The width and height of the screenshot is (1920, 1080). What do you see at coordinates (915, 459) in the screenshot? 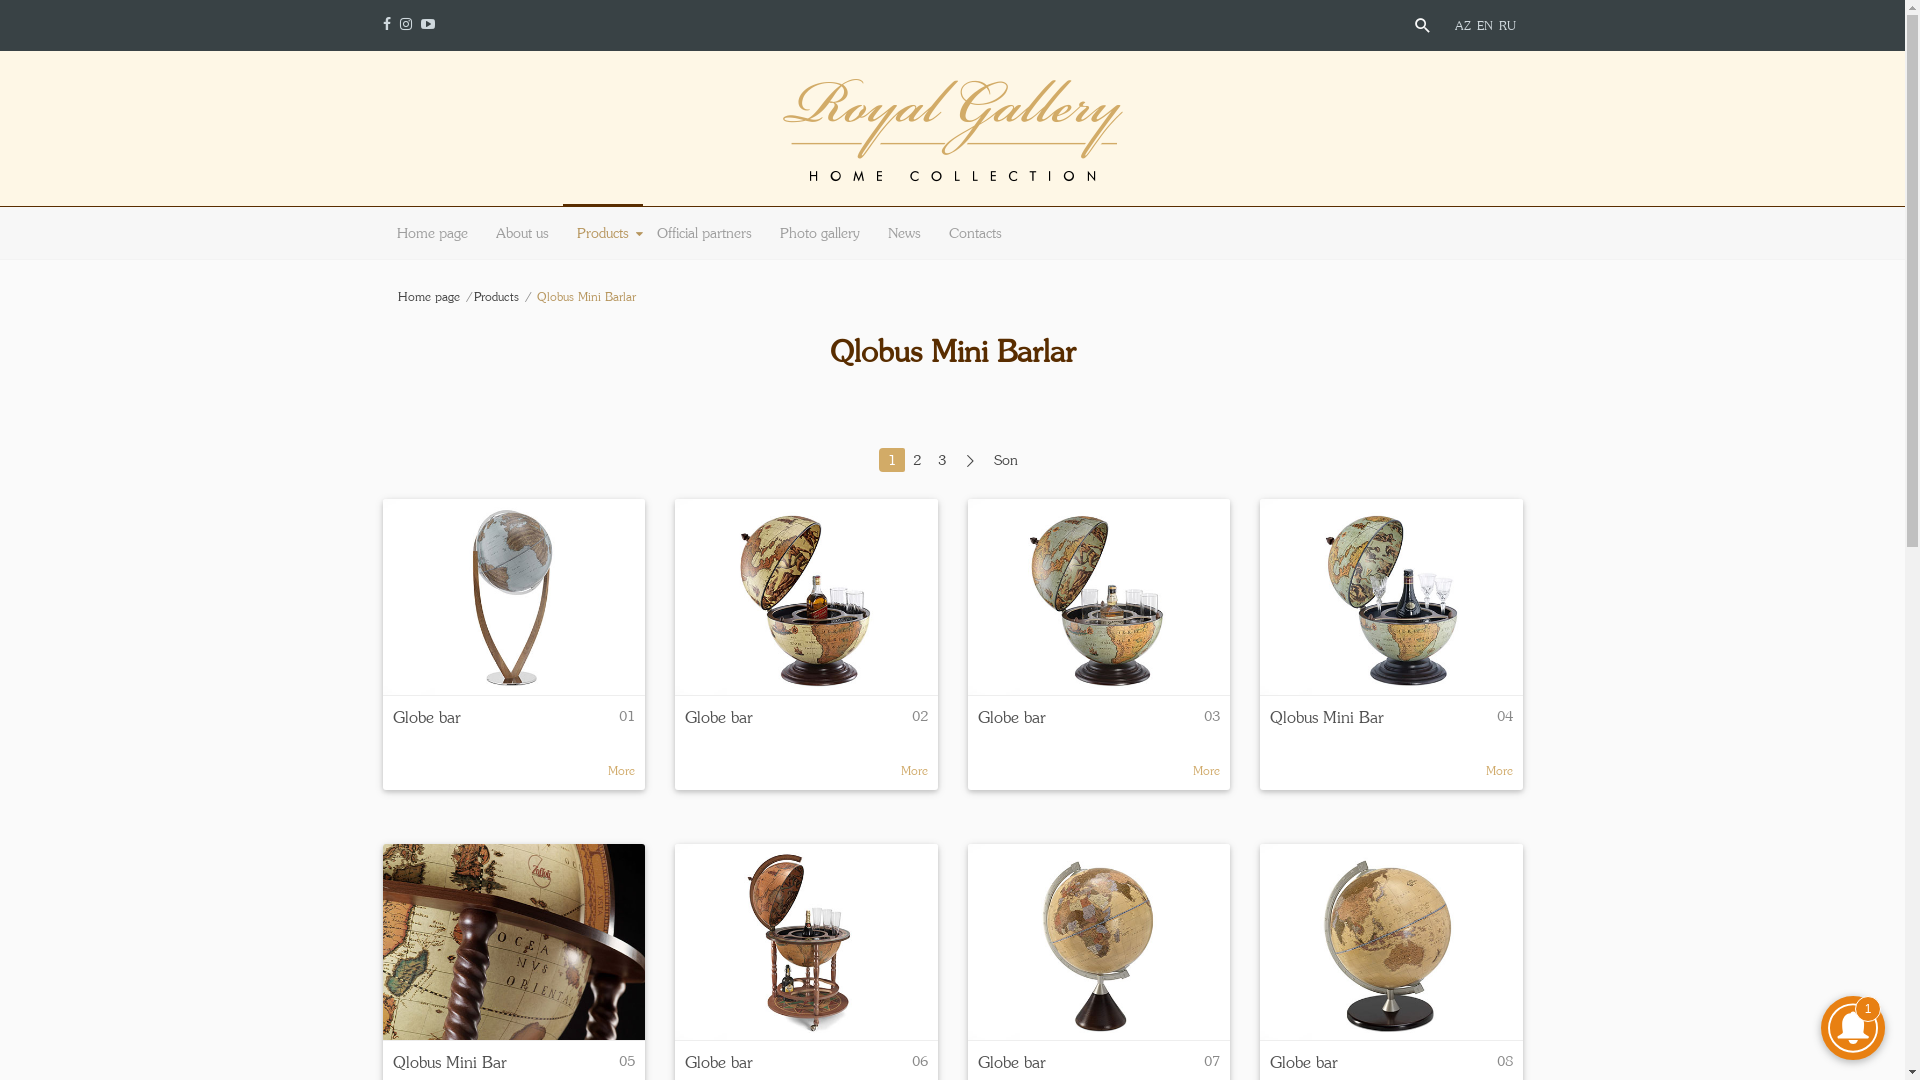
I see `'2'` at bounding box center [915, 459].